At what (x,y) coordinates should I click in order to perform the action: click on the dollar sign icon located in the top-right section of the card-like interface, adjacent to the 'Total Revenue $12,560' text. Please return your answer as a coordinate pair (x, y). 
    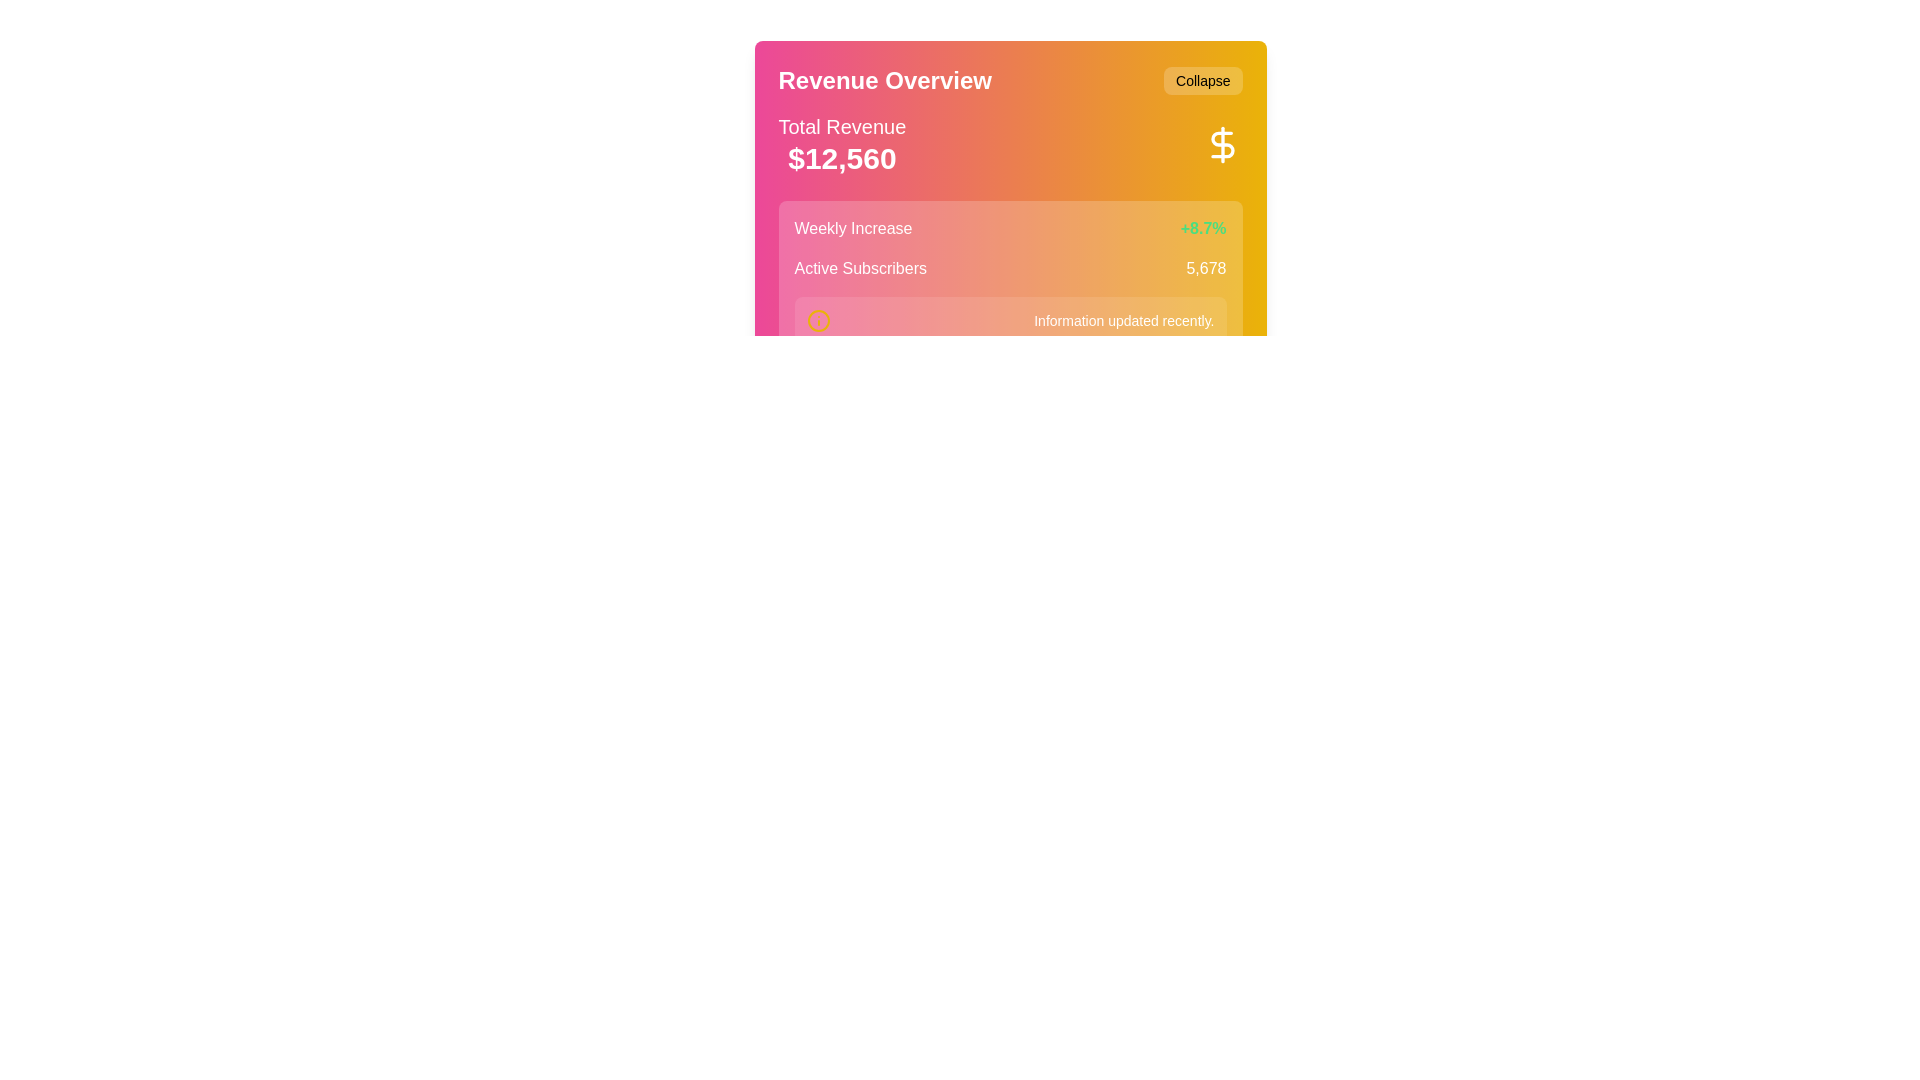
    Looking at the image, I should click on (1221, 144).